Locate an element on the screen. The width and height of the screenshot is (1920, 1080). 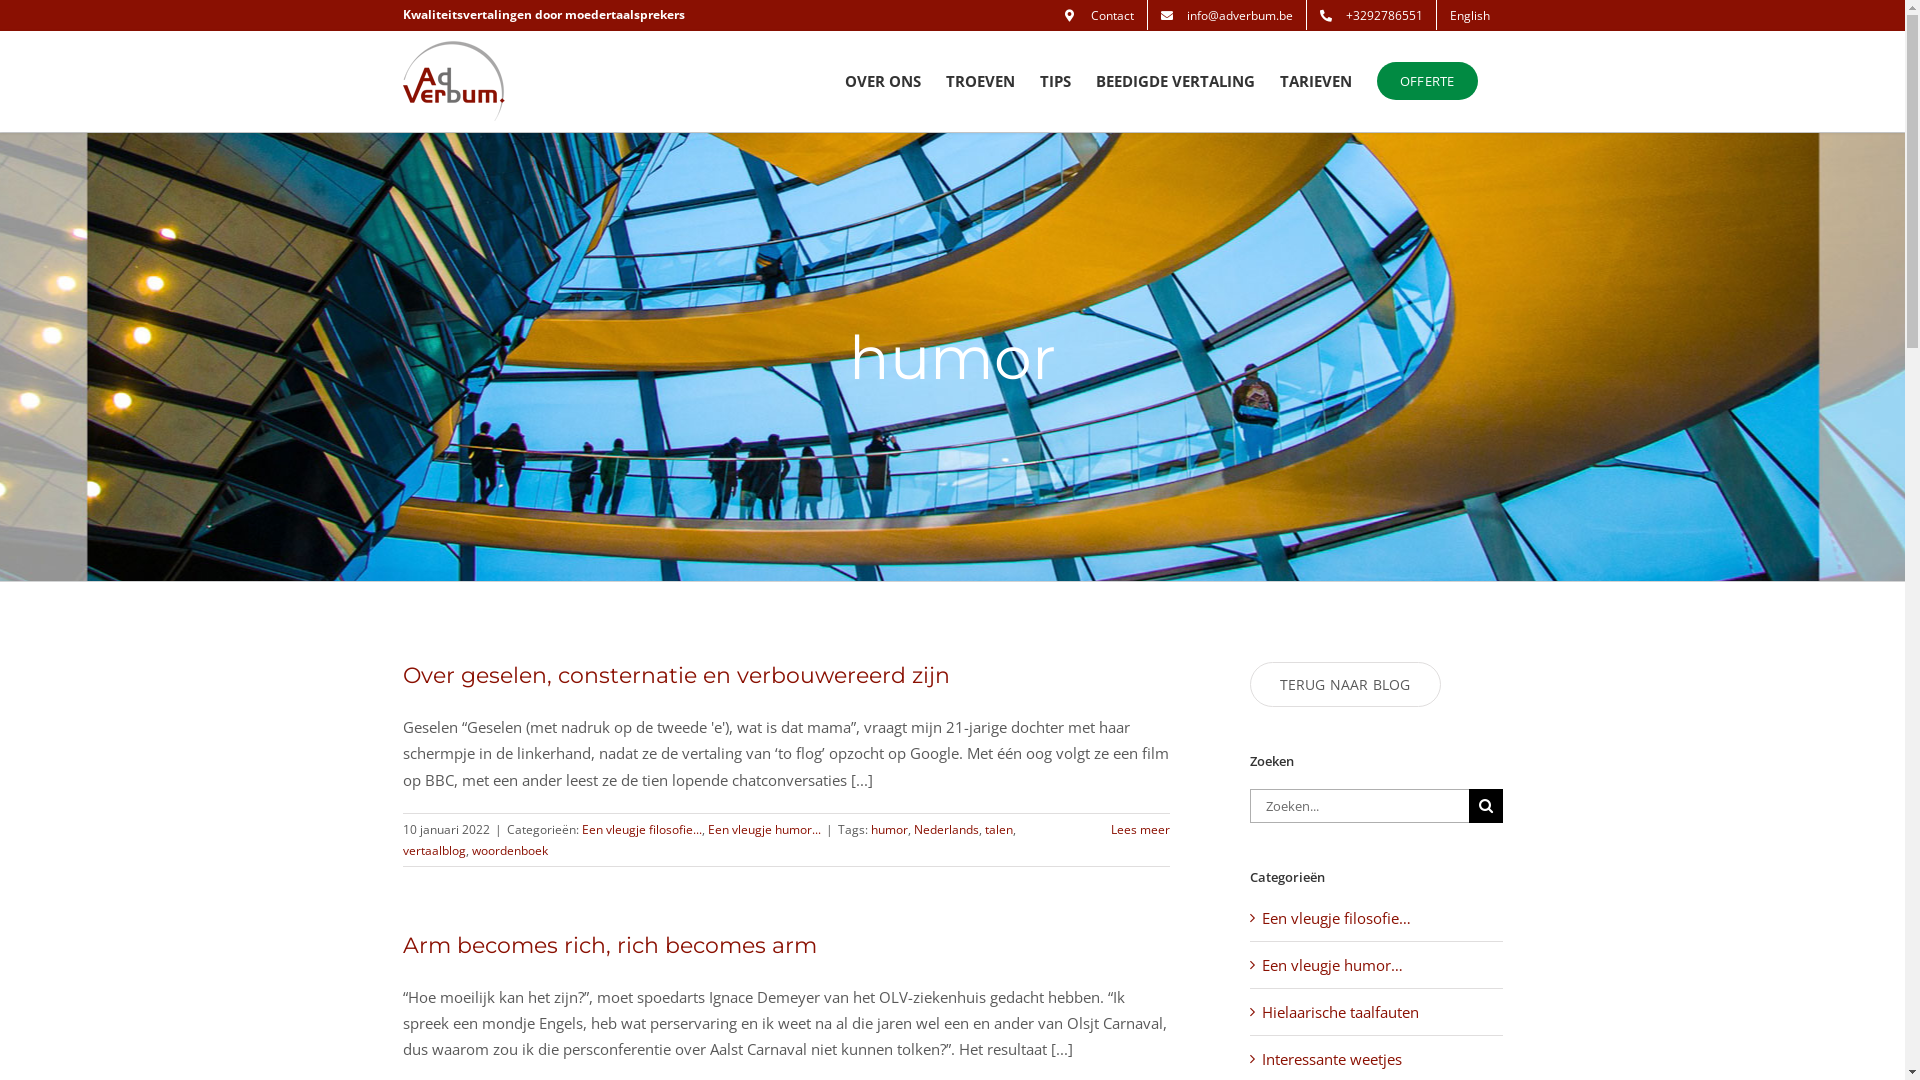
'+3292786551' is located at coordinates (1369, 15).